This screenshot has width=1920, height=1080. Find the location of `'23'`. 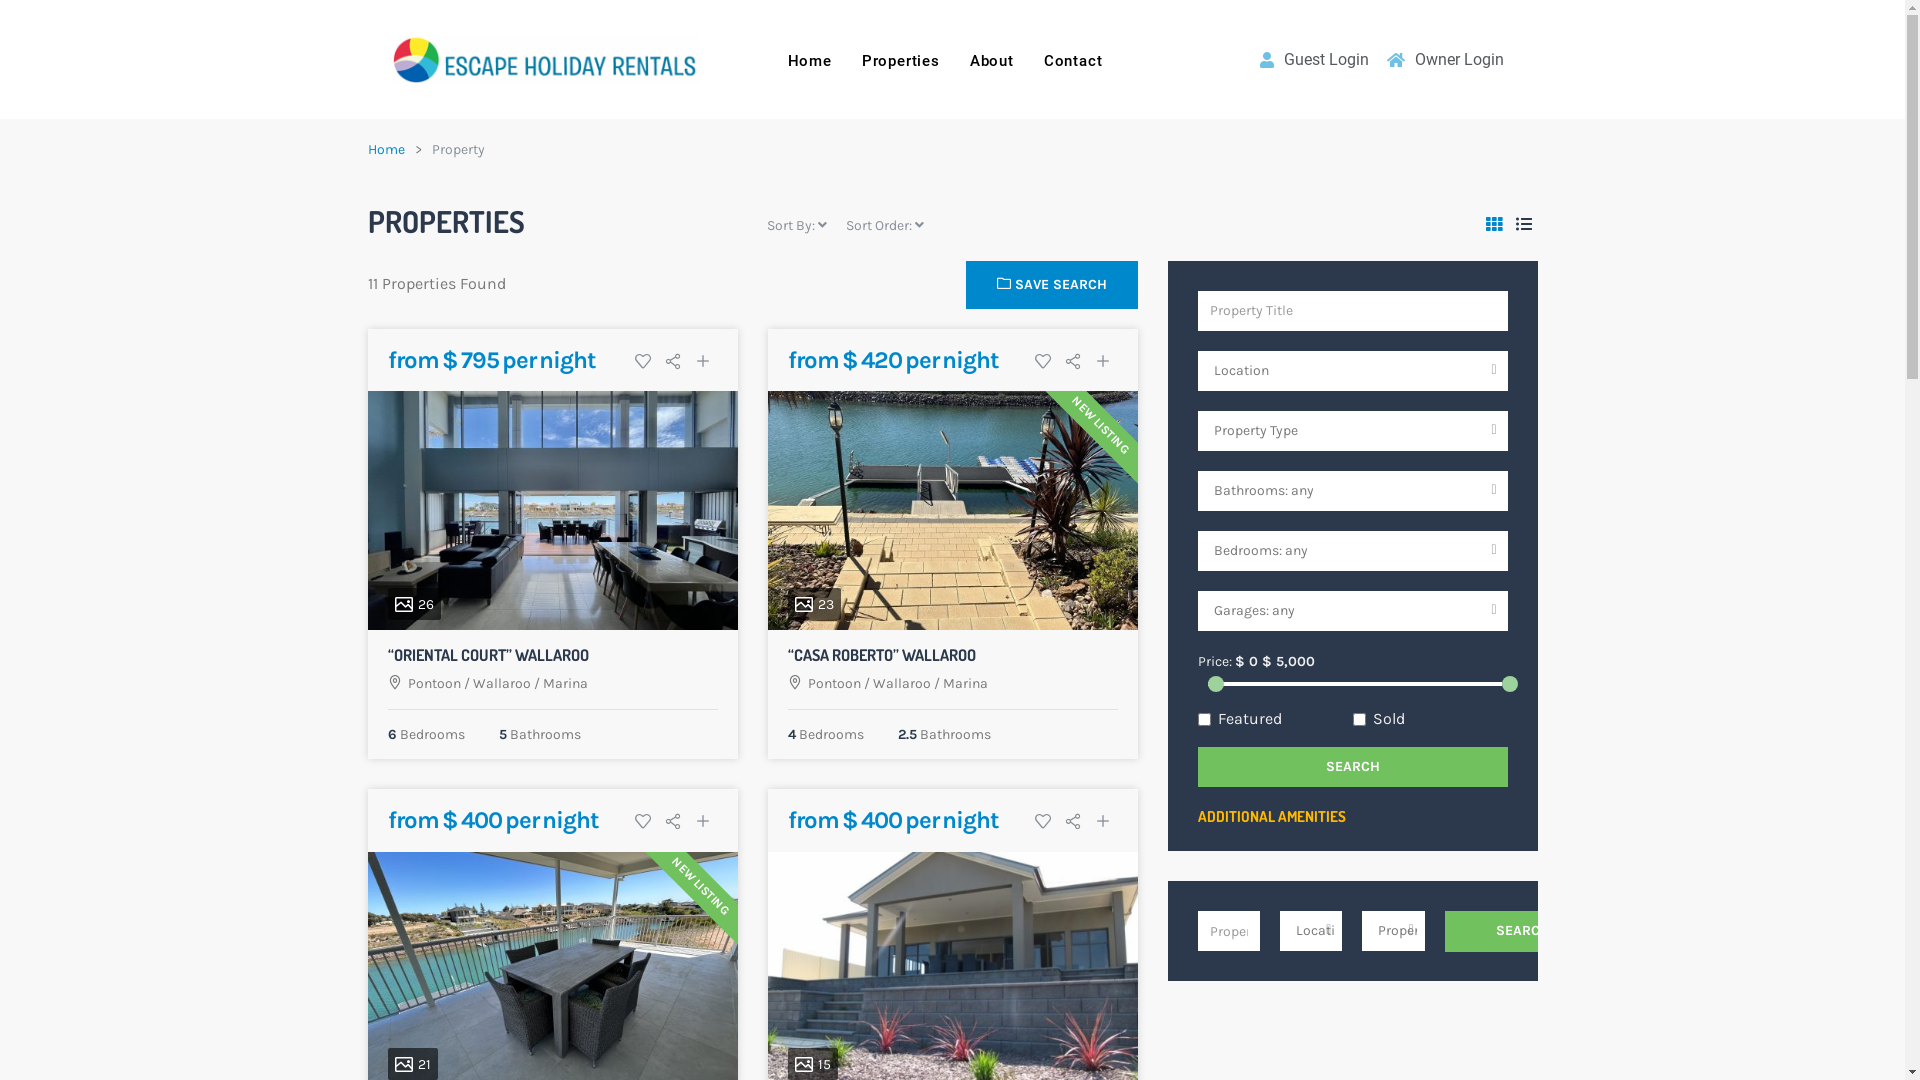

'23' is located at coordinates (952, 509).